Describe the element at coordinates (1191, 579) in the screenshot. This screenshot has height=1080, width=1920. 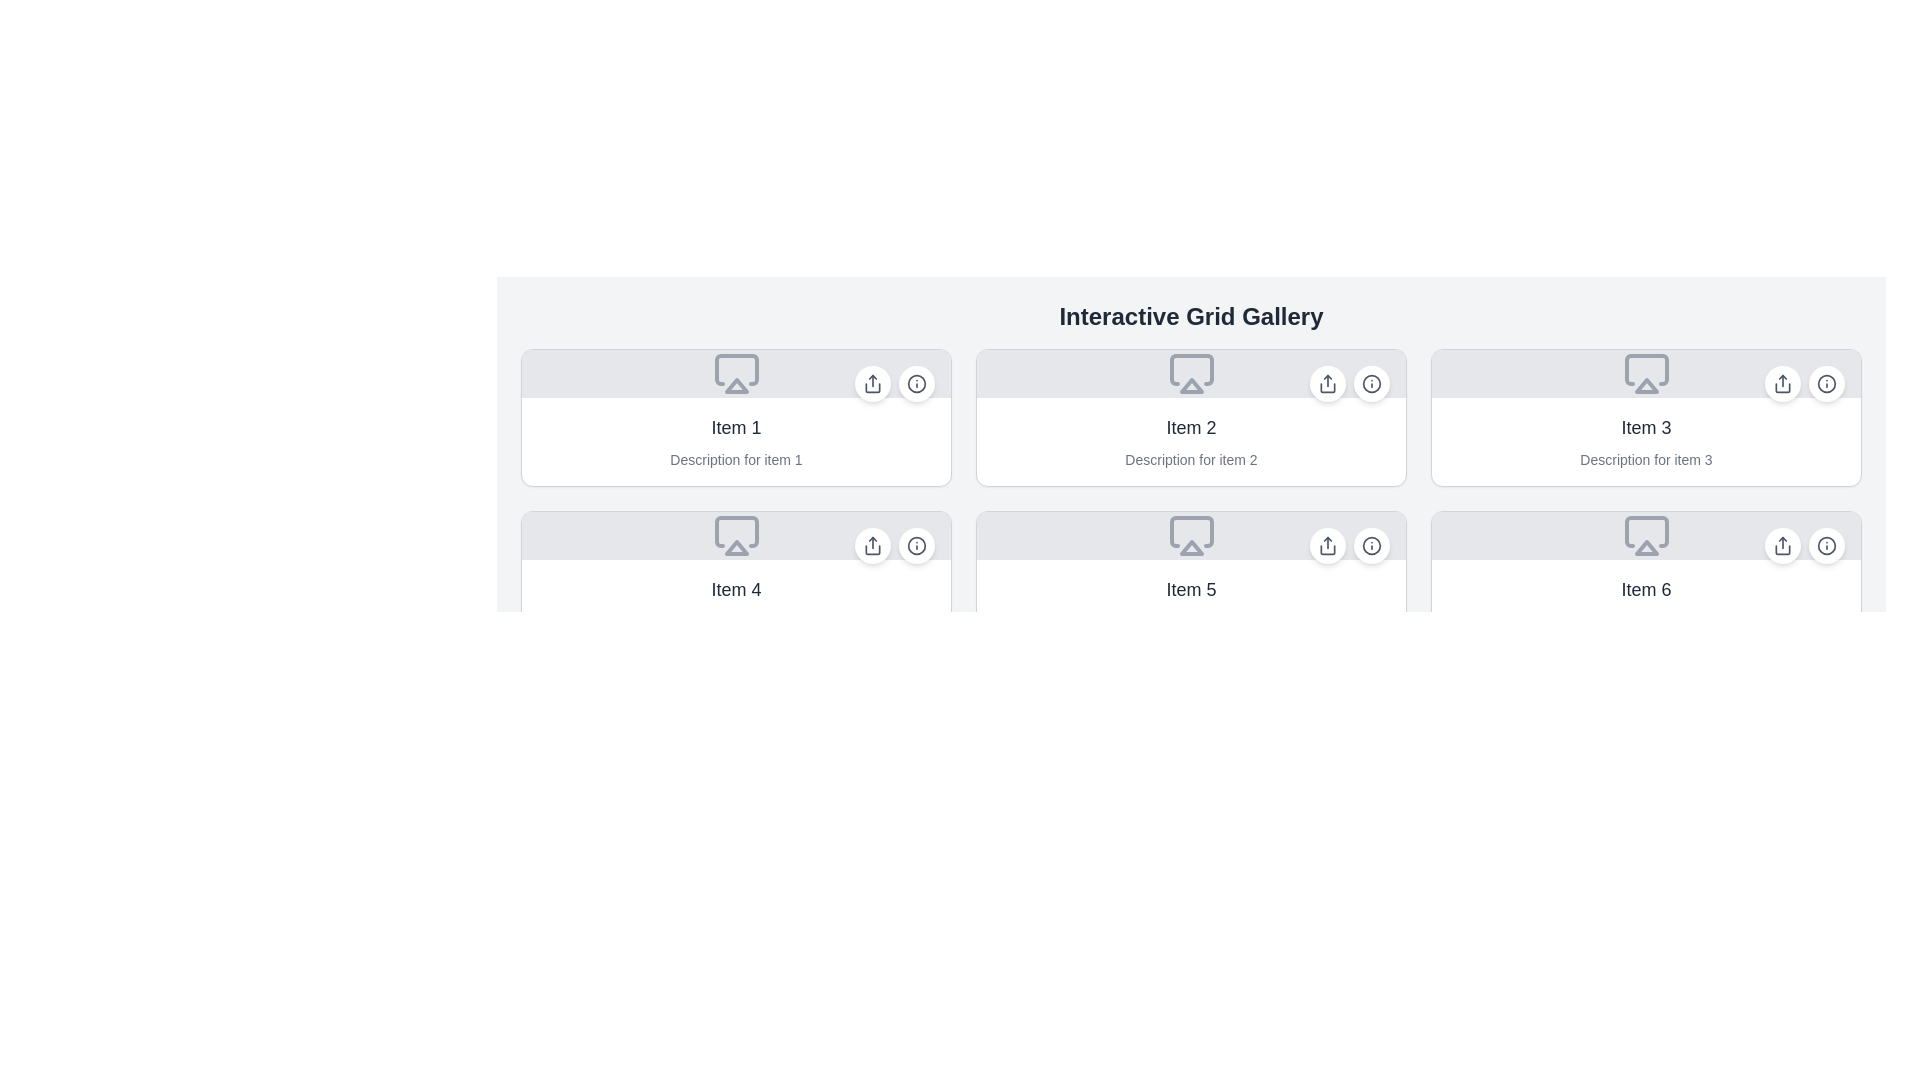
I see `the interactive overlay that covers the fifth card in the grid, located in the second row and second column` at that location.